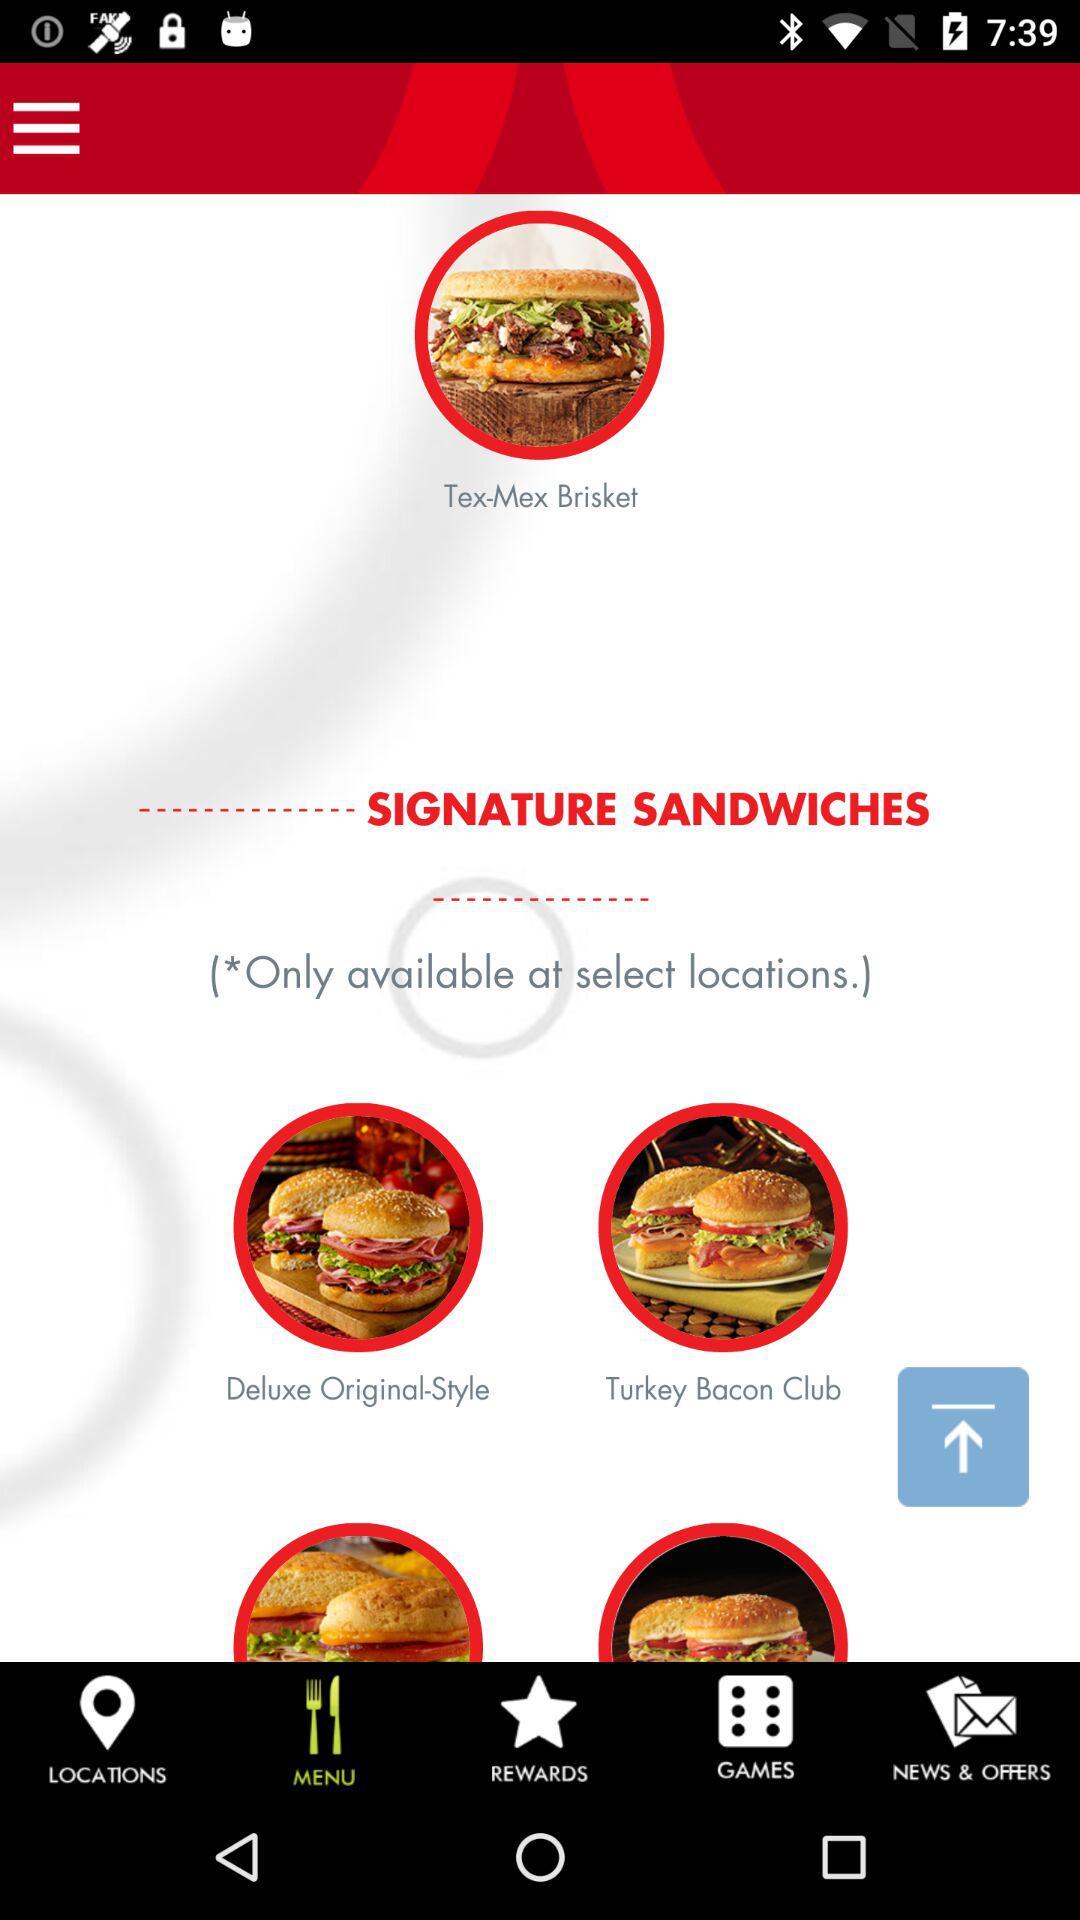 This screenshot has height=1920, width=1080. What do you see at coordinates (45, 127) in the screenshot?
I see `the menu icon` at bounding box center [45, 127].